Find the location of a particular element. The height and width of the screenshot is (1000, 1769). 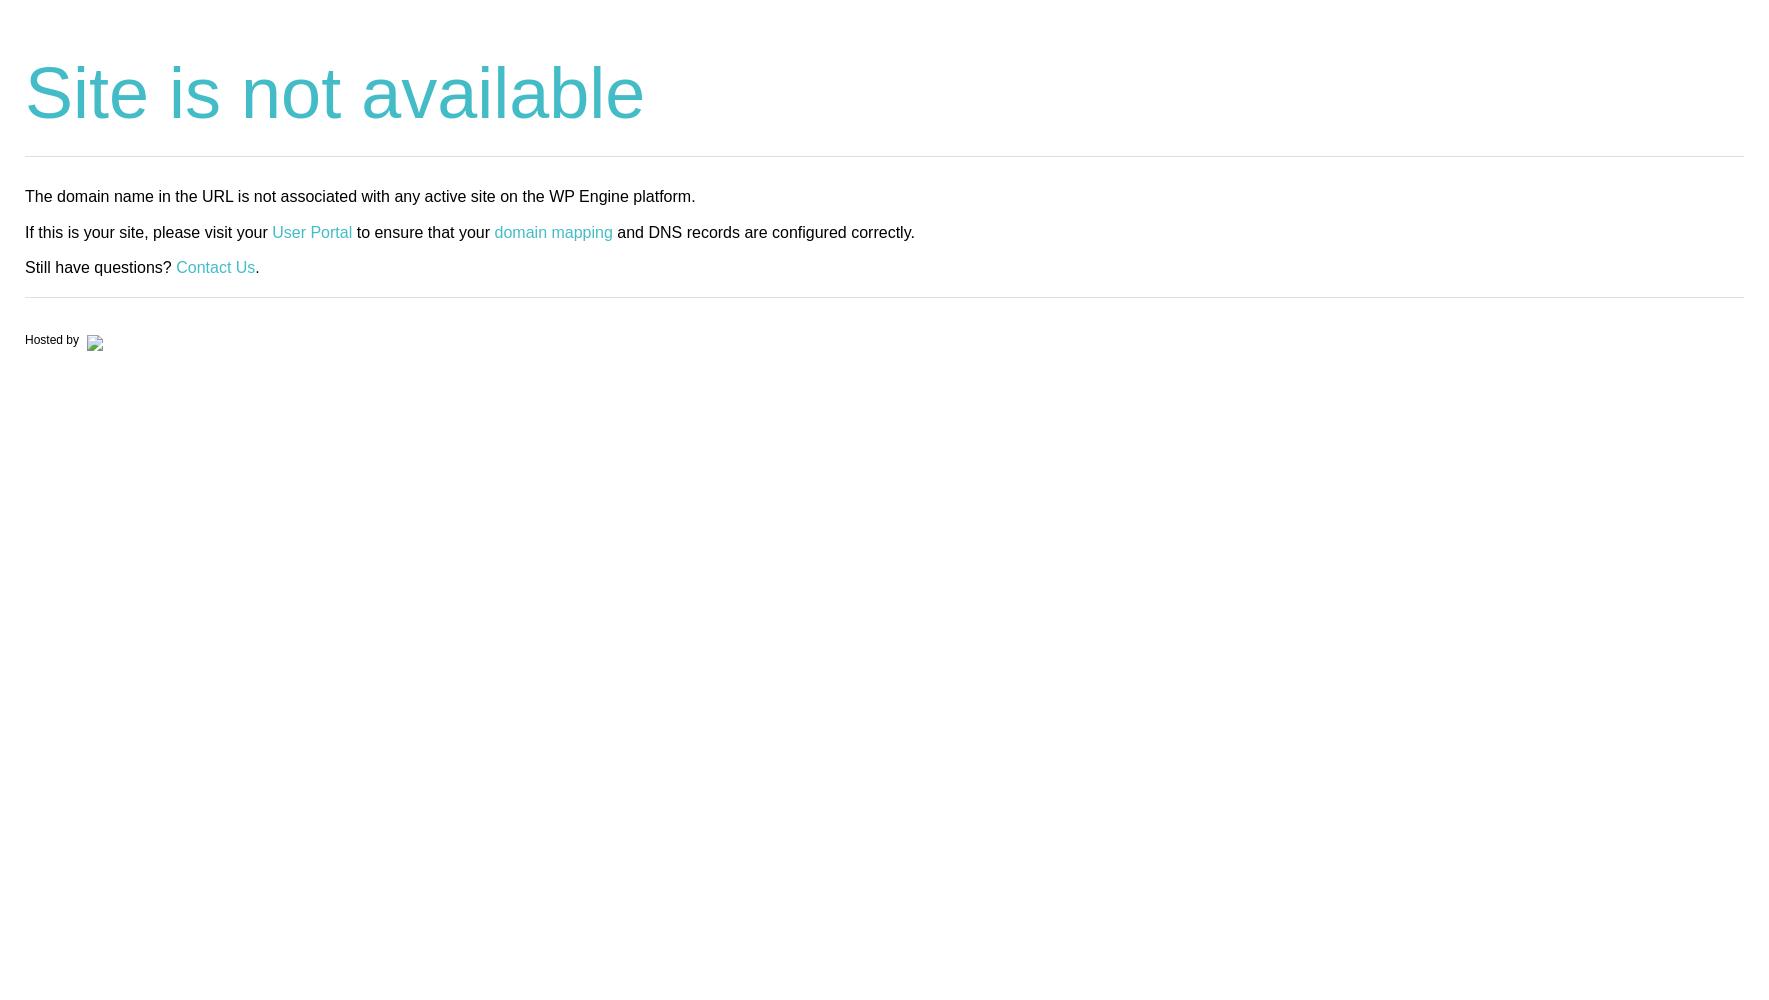

'Contact Us' is located at coordinates (215, 266).